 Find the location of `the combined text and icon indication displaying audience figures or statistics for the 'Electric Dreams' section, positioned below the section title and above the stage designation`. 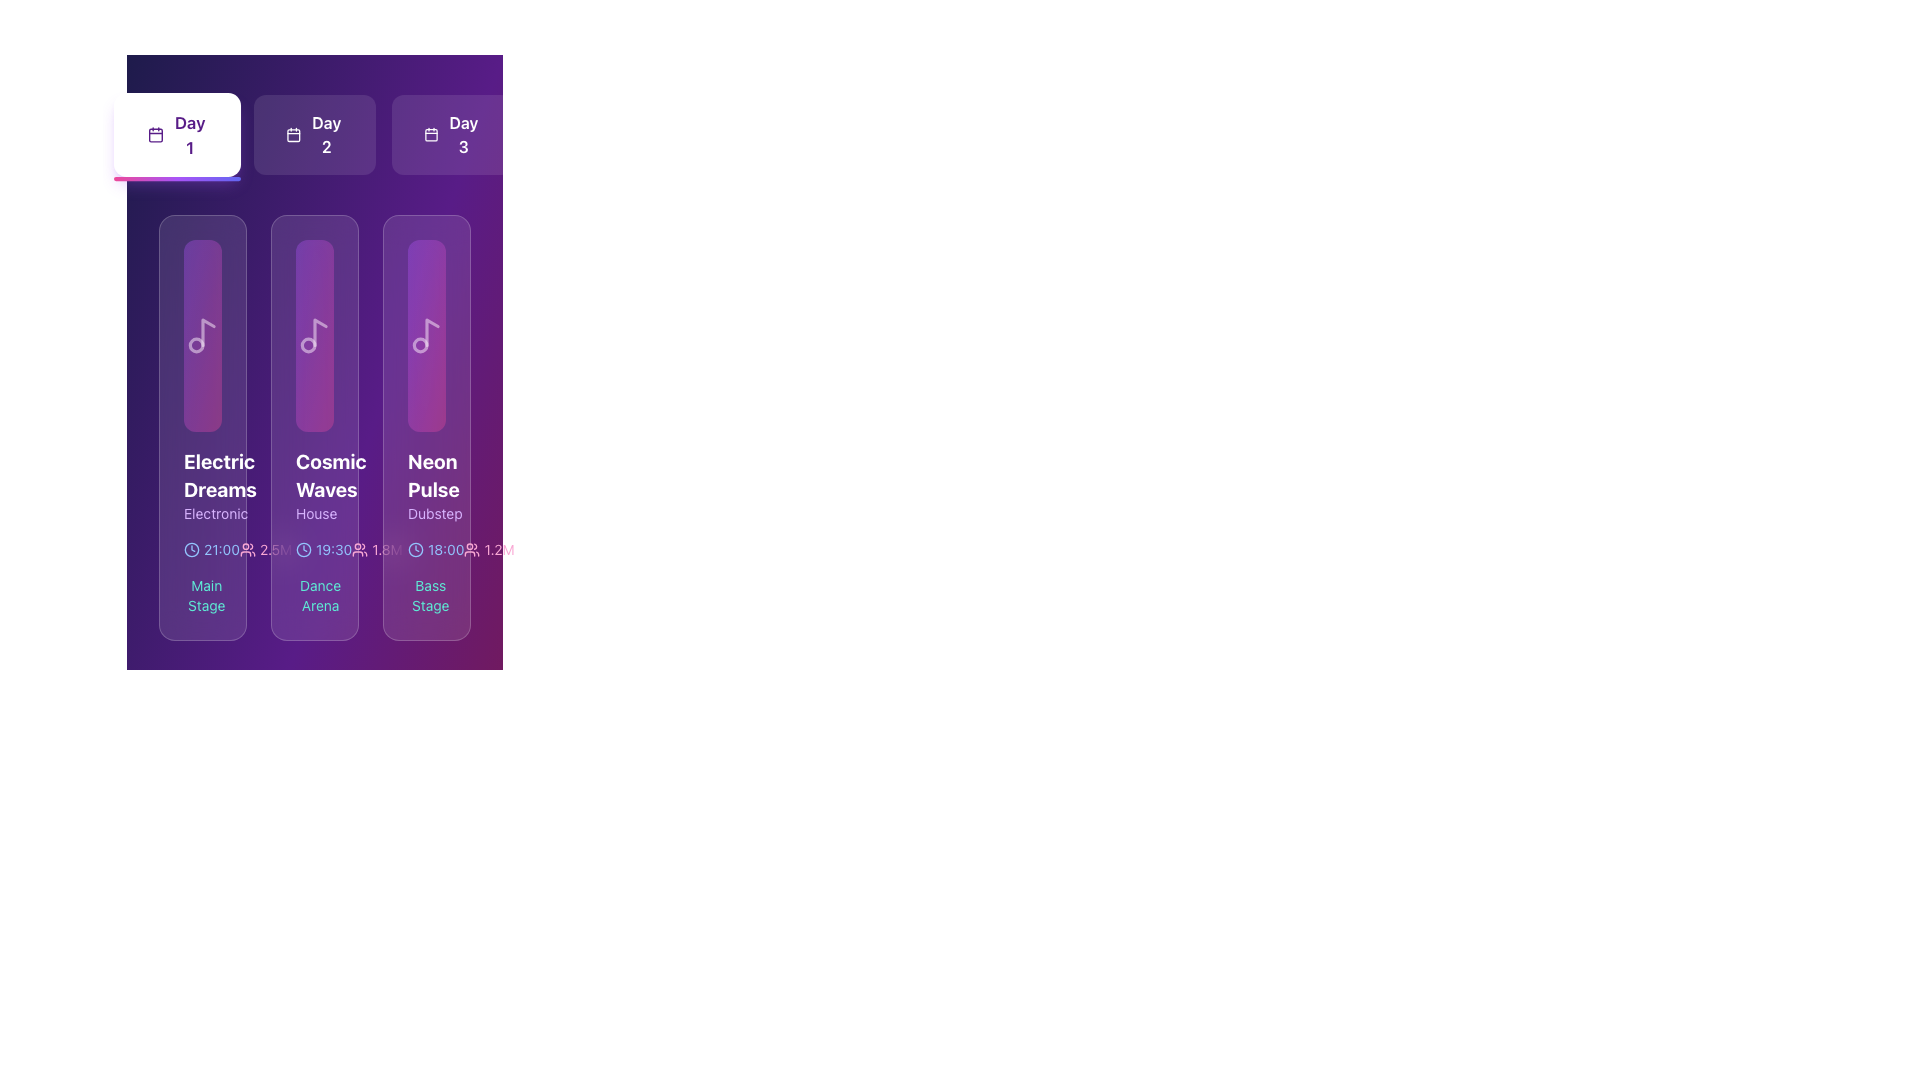

the combined text and icon indication displaying audience figures or statistics for the 'Electric Dreams' section, positioned below the section title and above the stage designation is located at coordinates (265, 550).